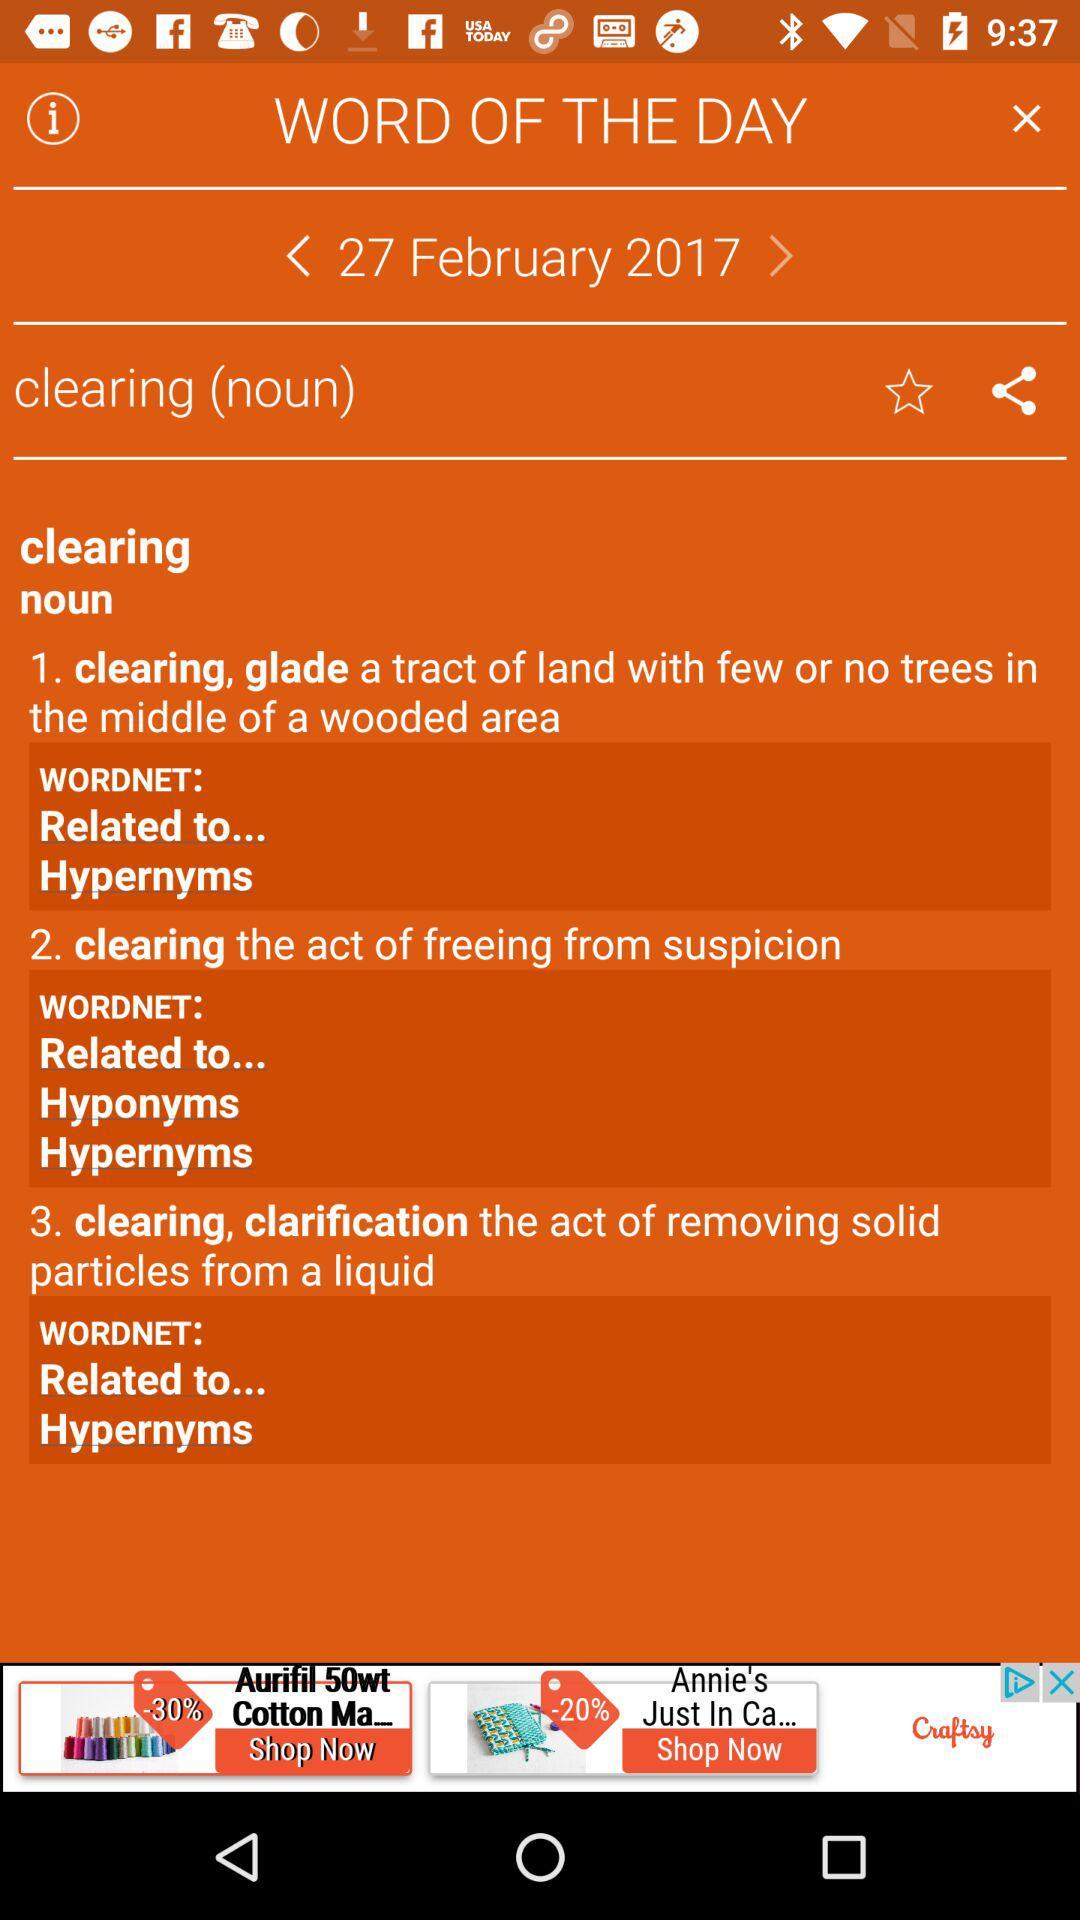 The image size is (1080, 1920). Describe the element at coordinates (909, 390) in the screenshot. I see `added to favourites` at that location.